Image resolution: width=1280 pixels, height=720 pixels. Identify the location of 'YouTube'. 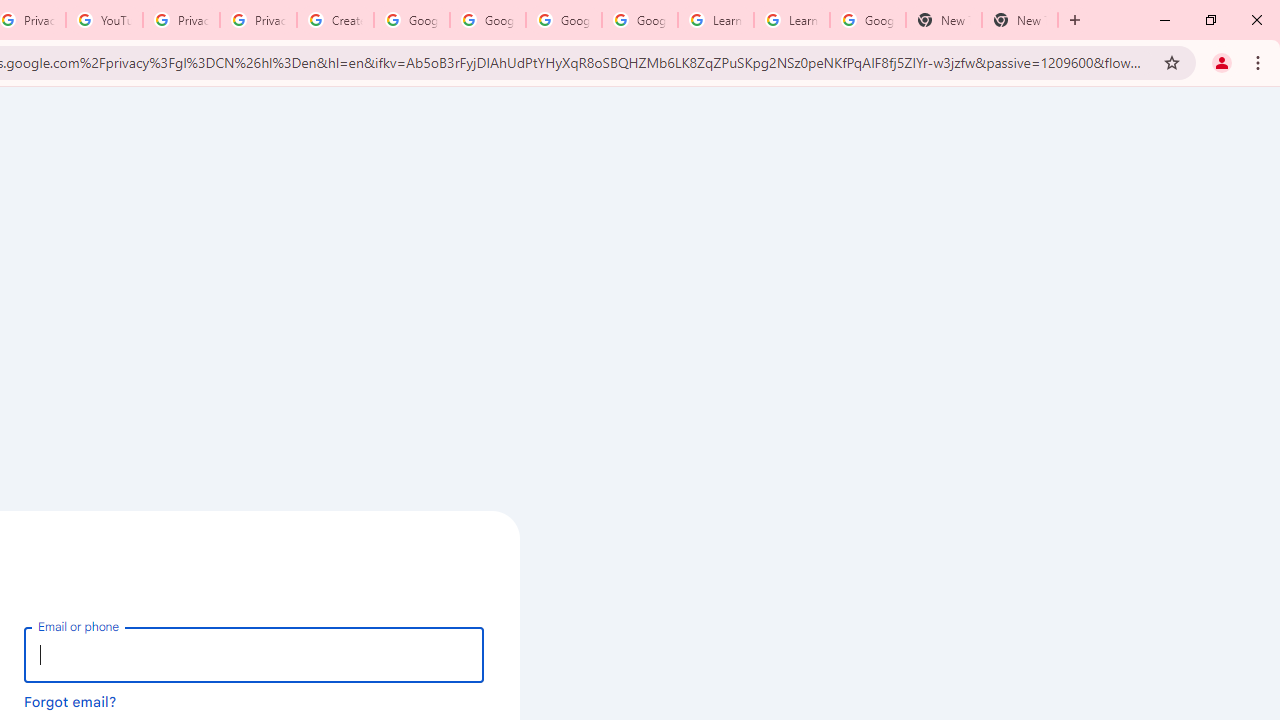
(103, 20).